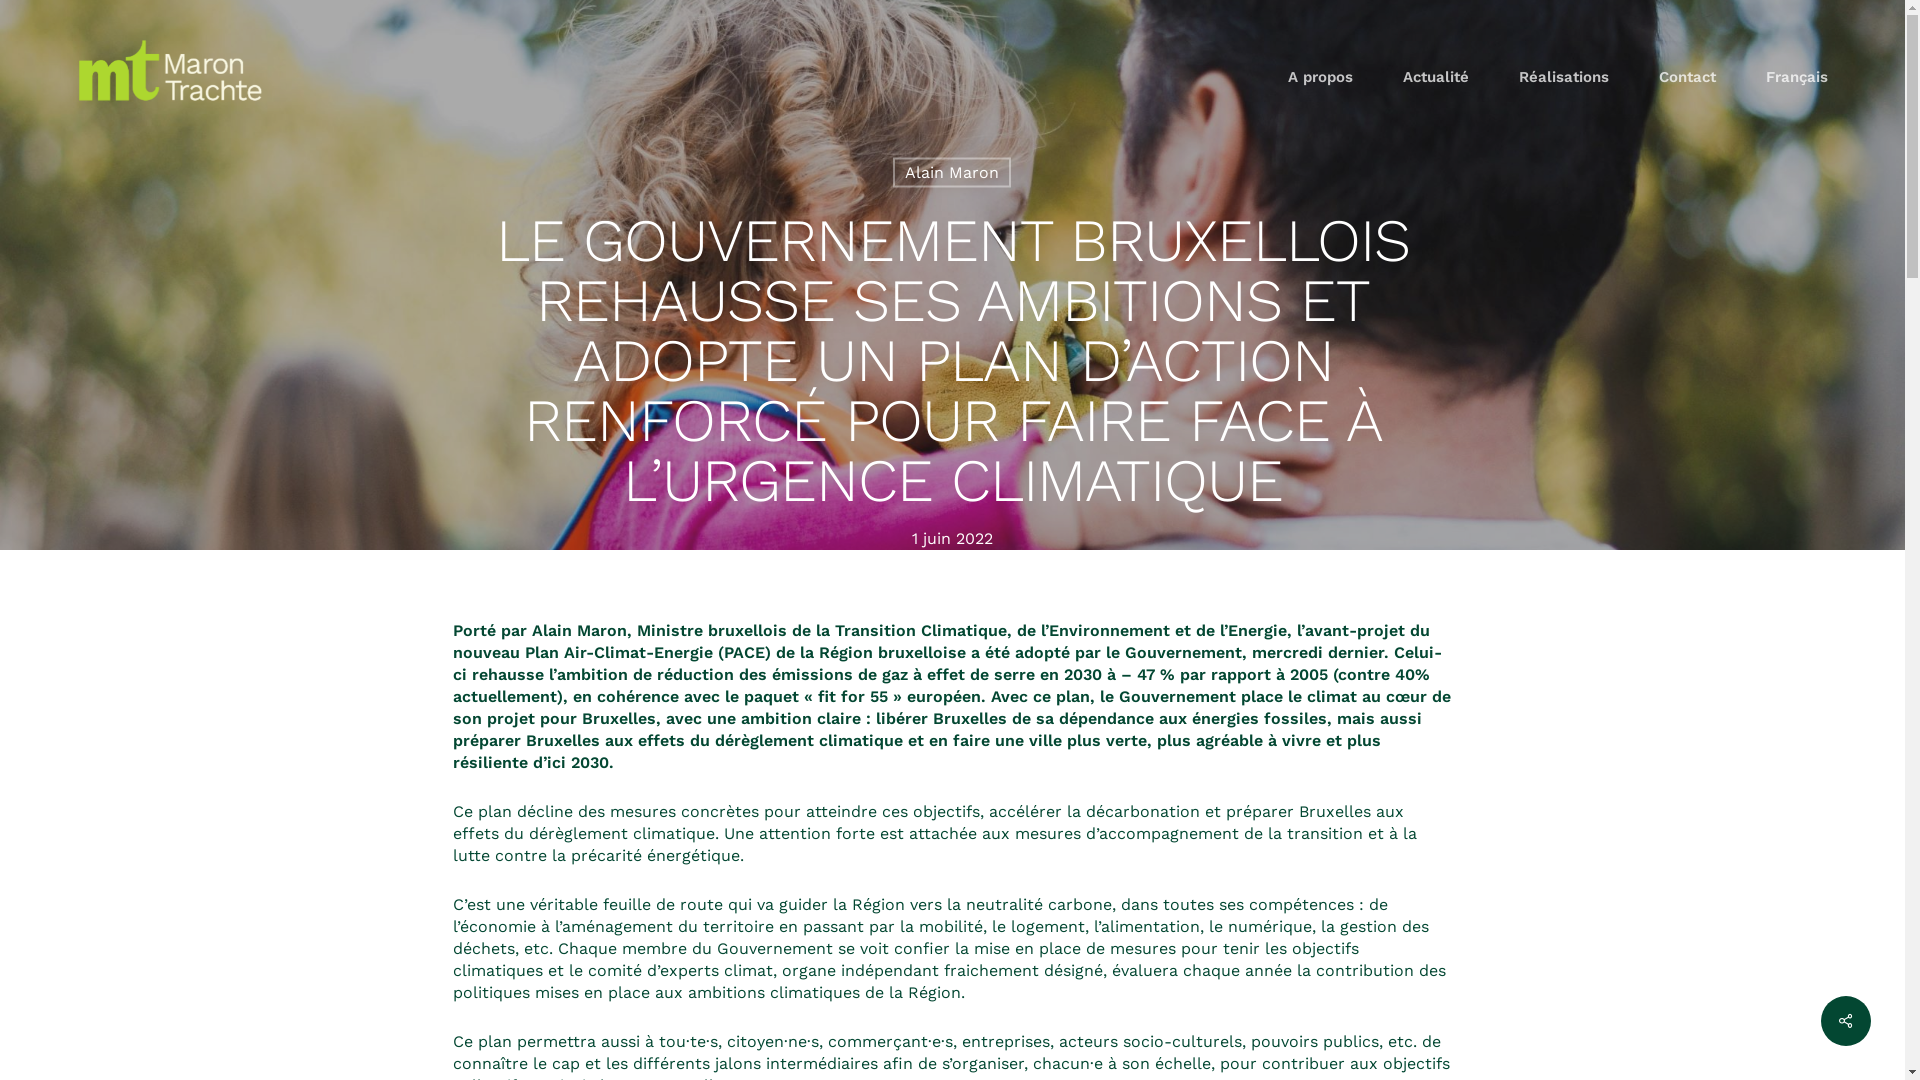 Image resolution: width=1920 pixels, height=1080 pixels. Describe the element at coordinates (1287, 76) in the screenshot. I see `'A propos'` at that location.